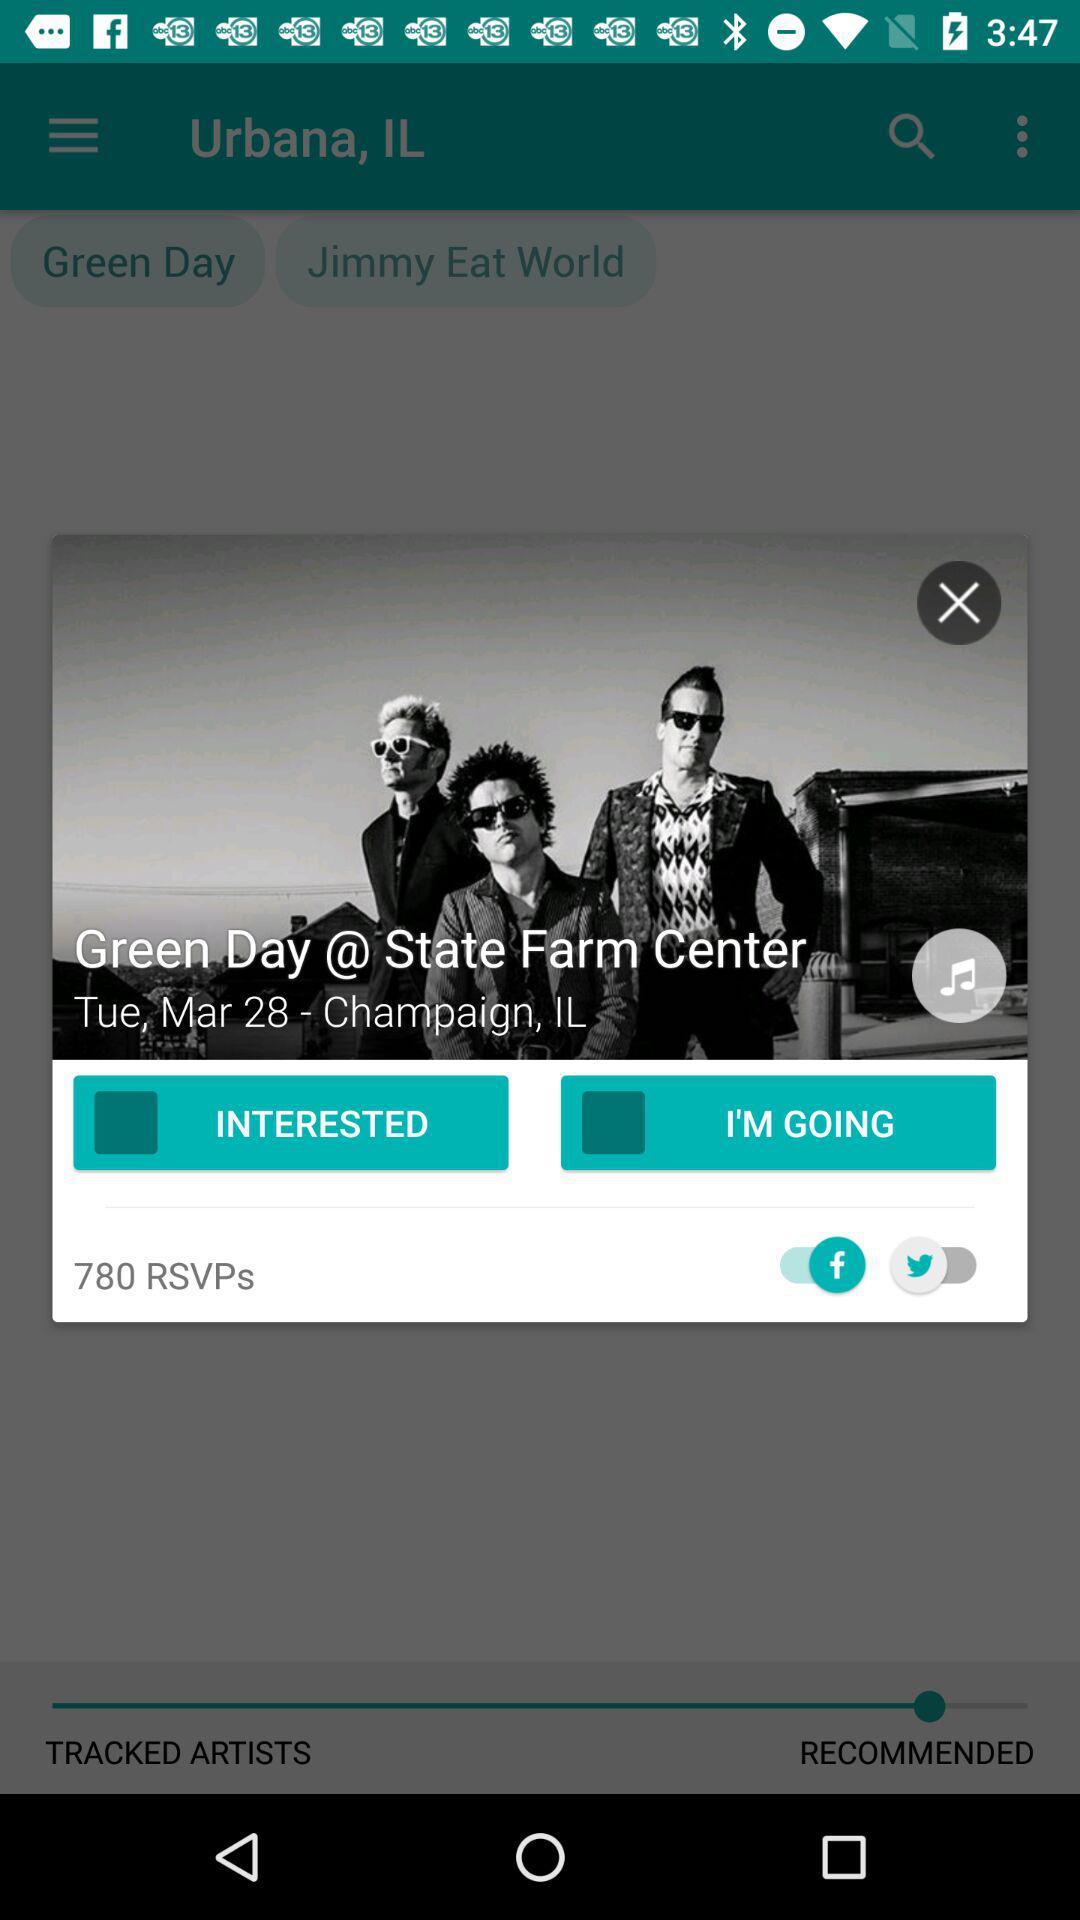 This screenshot has height=1920, width=1080. Describe the element at coordinates (958, 975) in the screenshot. I see `the audio` at that location.